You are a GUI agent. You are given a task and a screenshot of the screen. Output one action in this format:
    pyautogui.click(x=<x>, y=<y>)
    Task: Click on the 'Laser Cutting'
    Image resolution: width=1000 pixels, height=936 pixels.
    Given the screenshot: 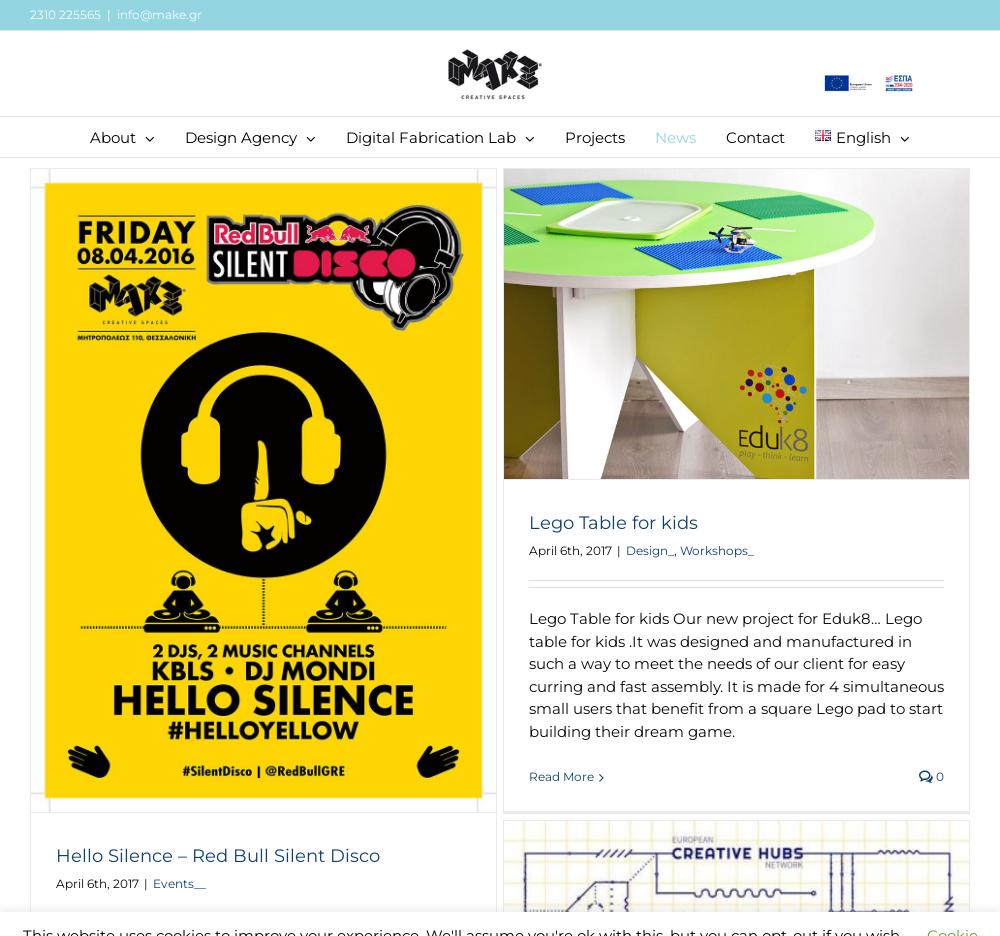 What is the action you would take?
    pyautogui.click(x=391, y=393)
    